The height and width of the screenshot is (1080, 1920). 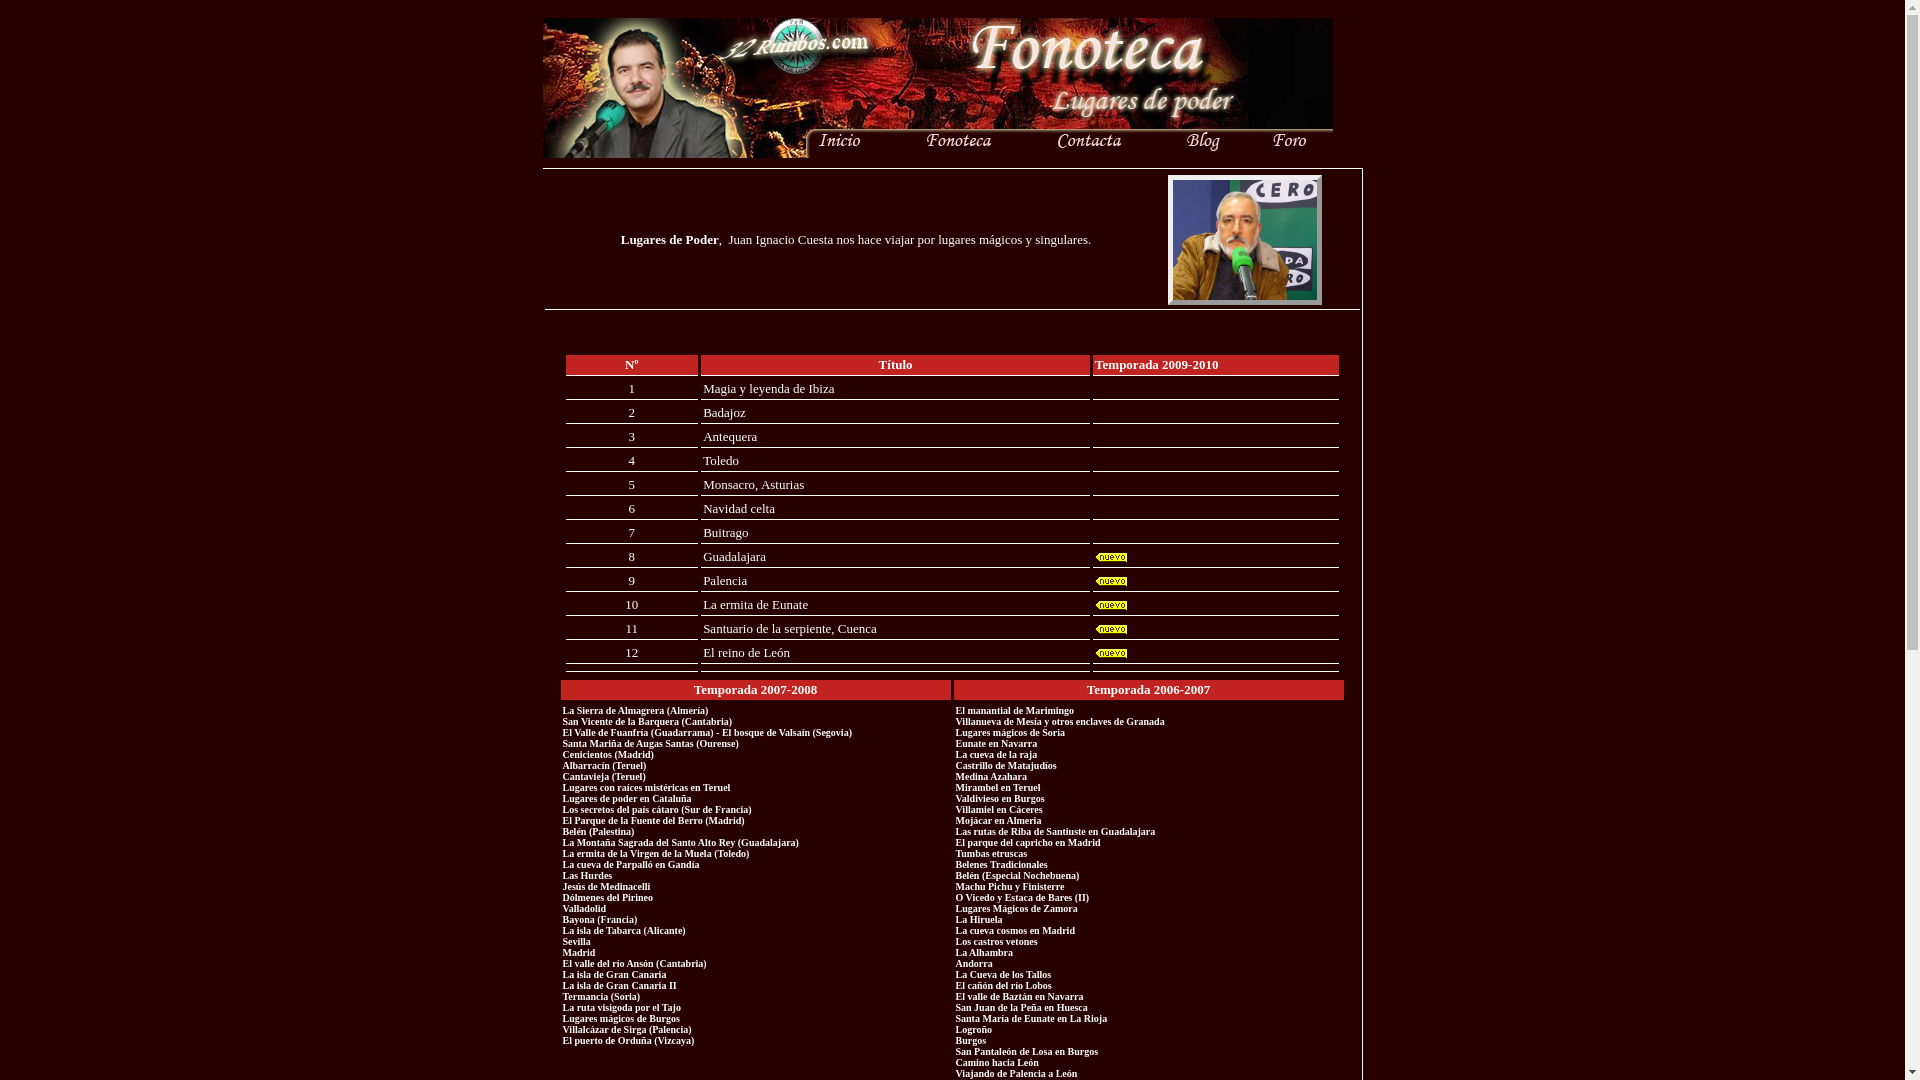 What do you see at coordinates (954, 842) in the screenshot?
I see `'El parque del capricho en Madrid'` at bounding box center [954, 842].